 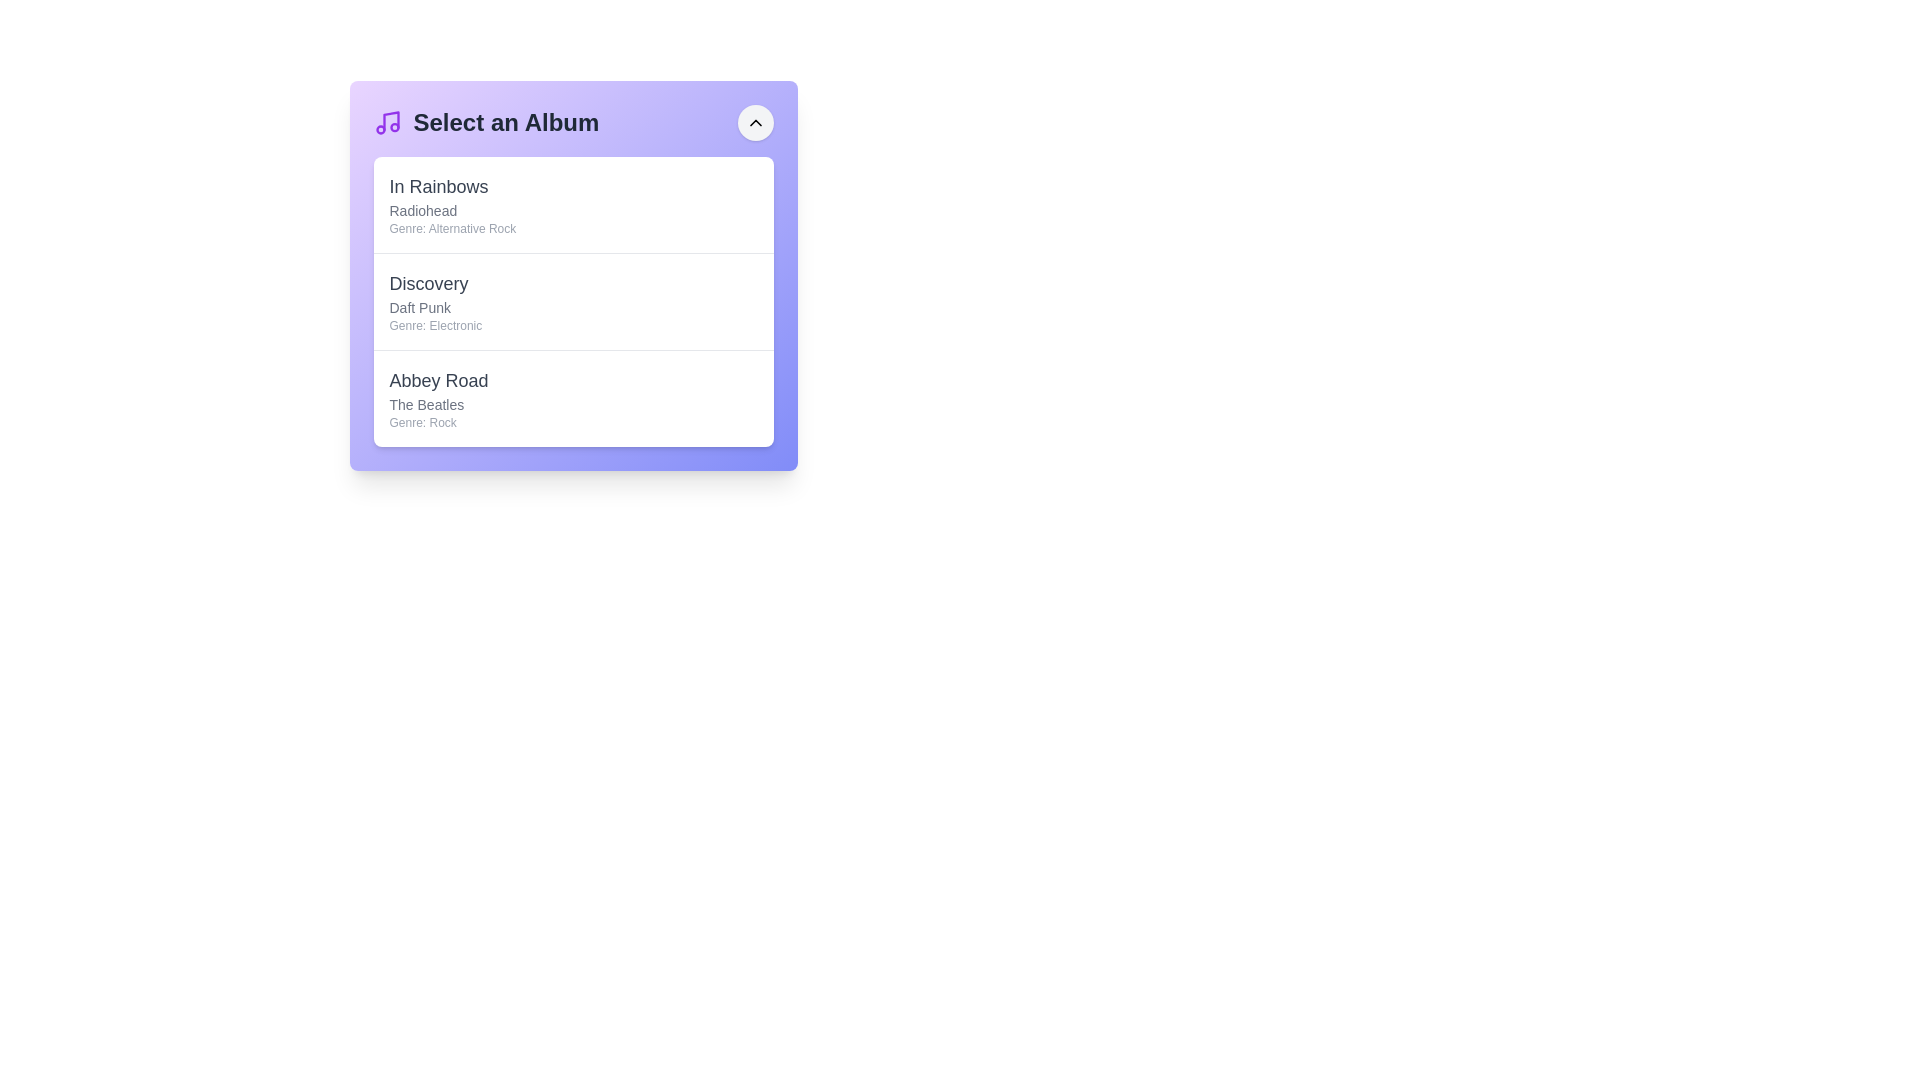 I want to click on the Header bar indicating the section for selecting an album, so click(x=572, y=123).